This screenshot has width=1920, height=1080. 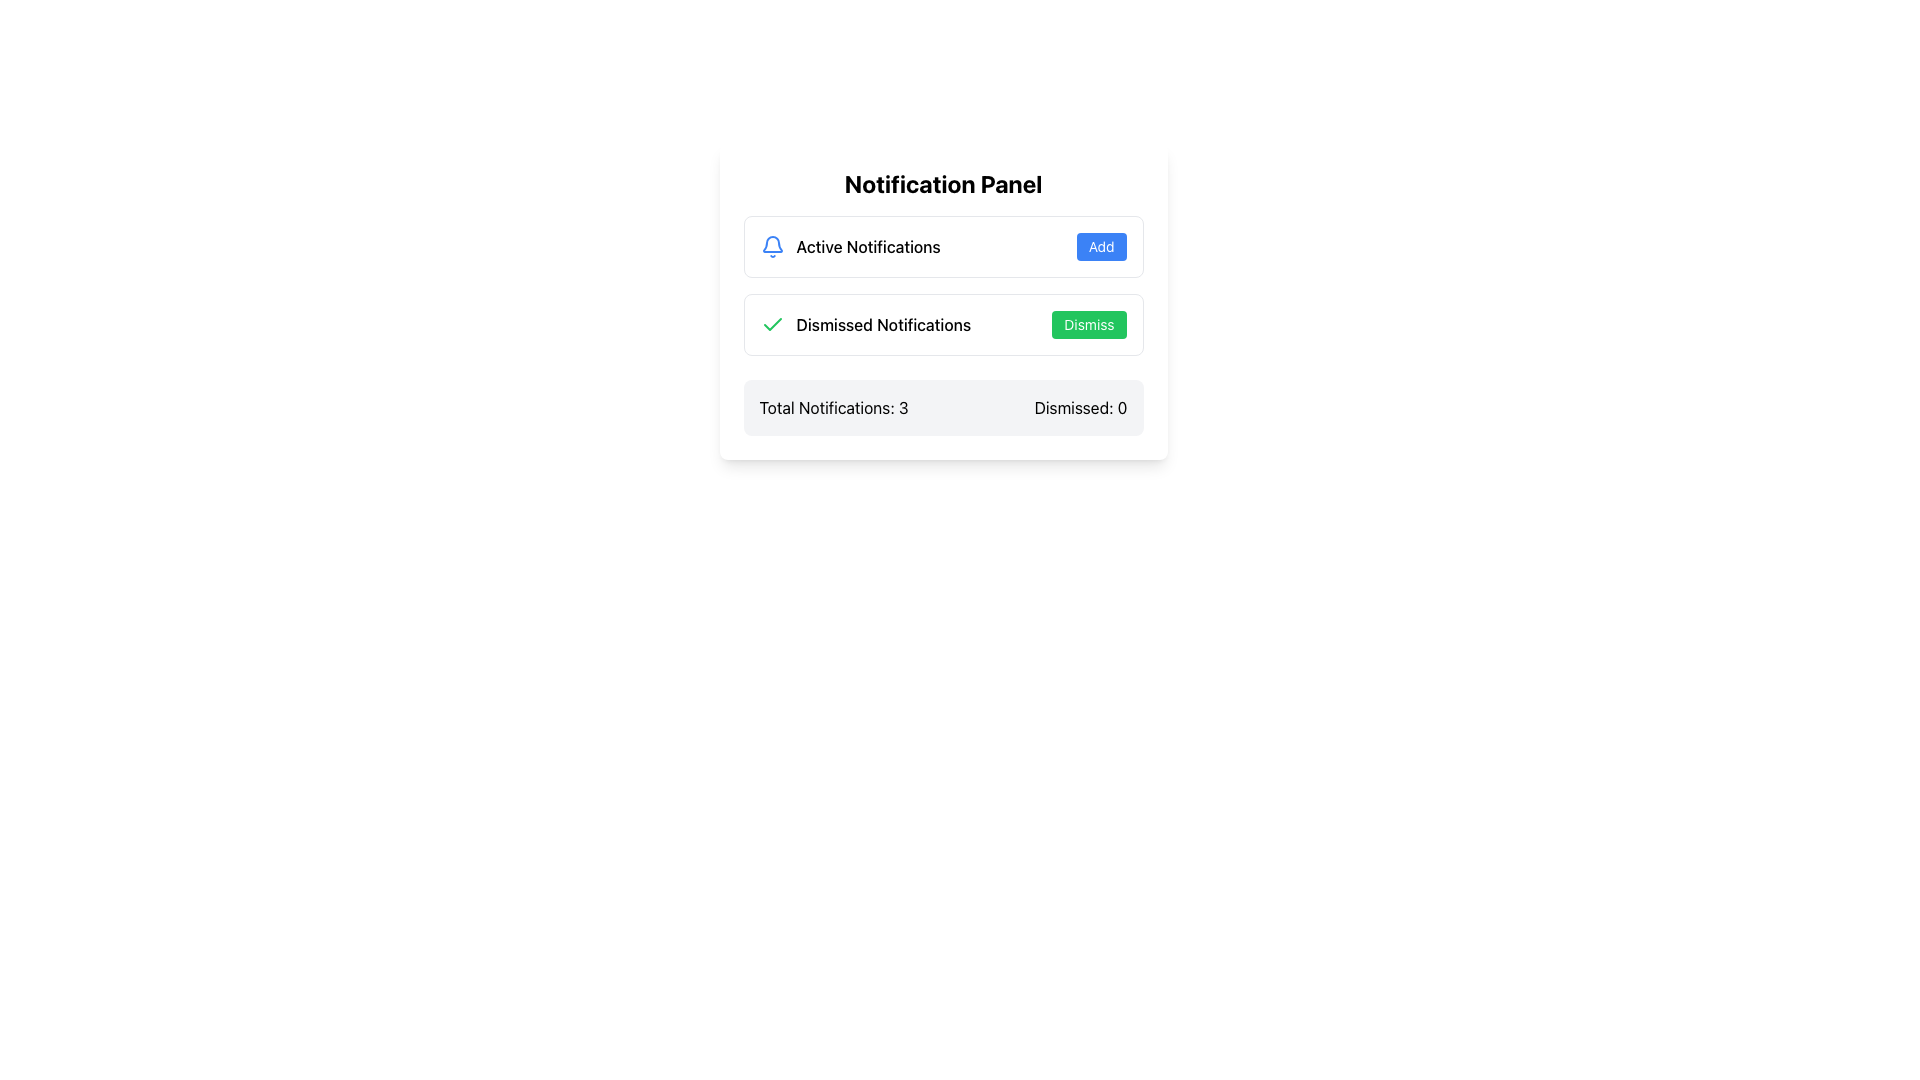 I want to click on the Label with a green checkmark icon indicating dismissed notifications, located in the middle of the interface within a notification card, to the left of the 'Dismiss' button, so click(x=865, y=323).